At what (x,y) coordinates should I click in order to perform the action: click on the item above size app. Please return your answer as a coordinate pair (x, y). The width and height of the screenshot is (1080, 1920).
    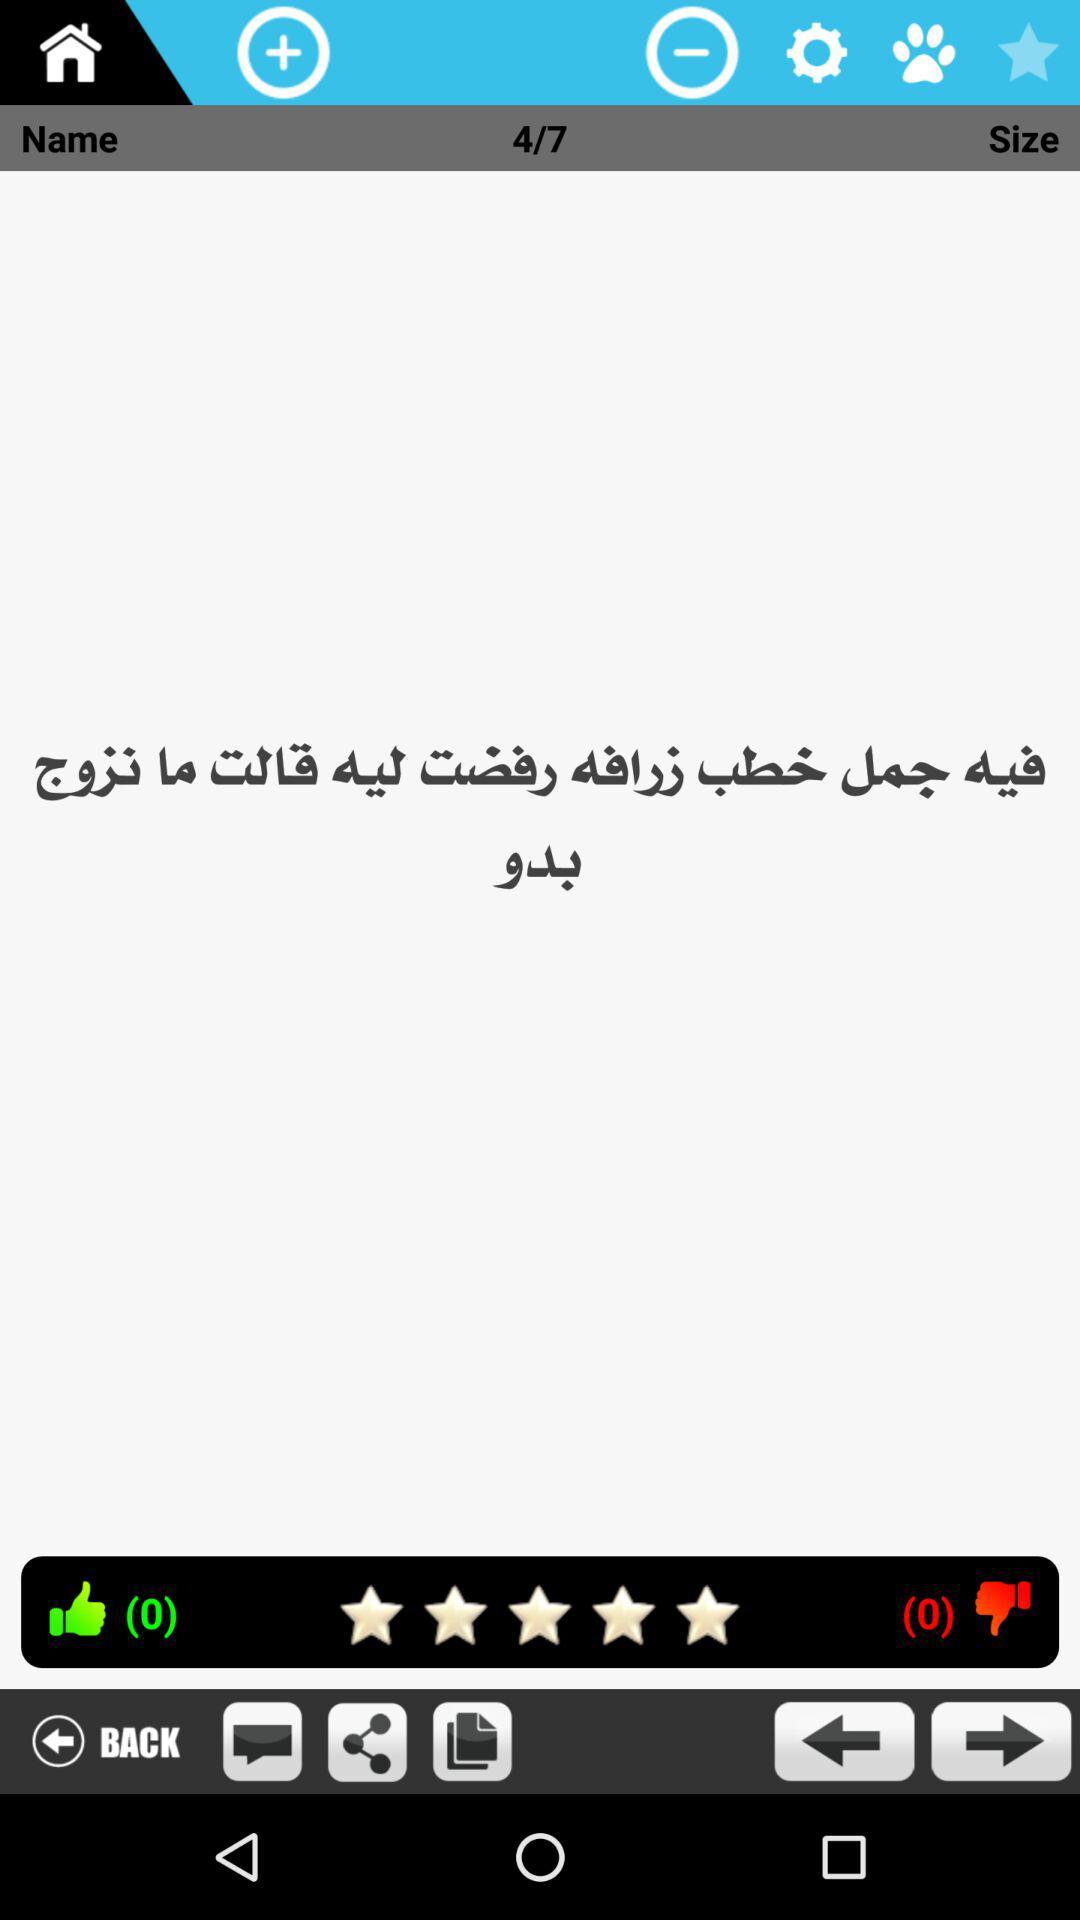
    Looking at the image, I should click on (922, 52).